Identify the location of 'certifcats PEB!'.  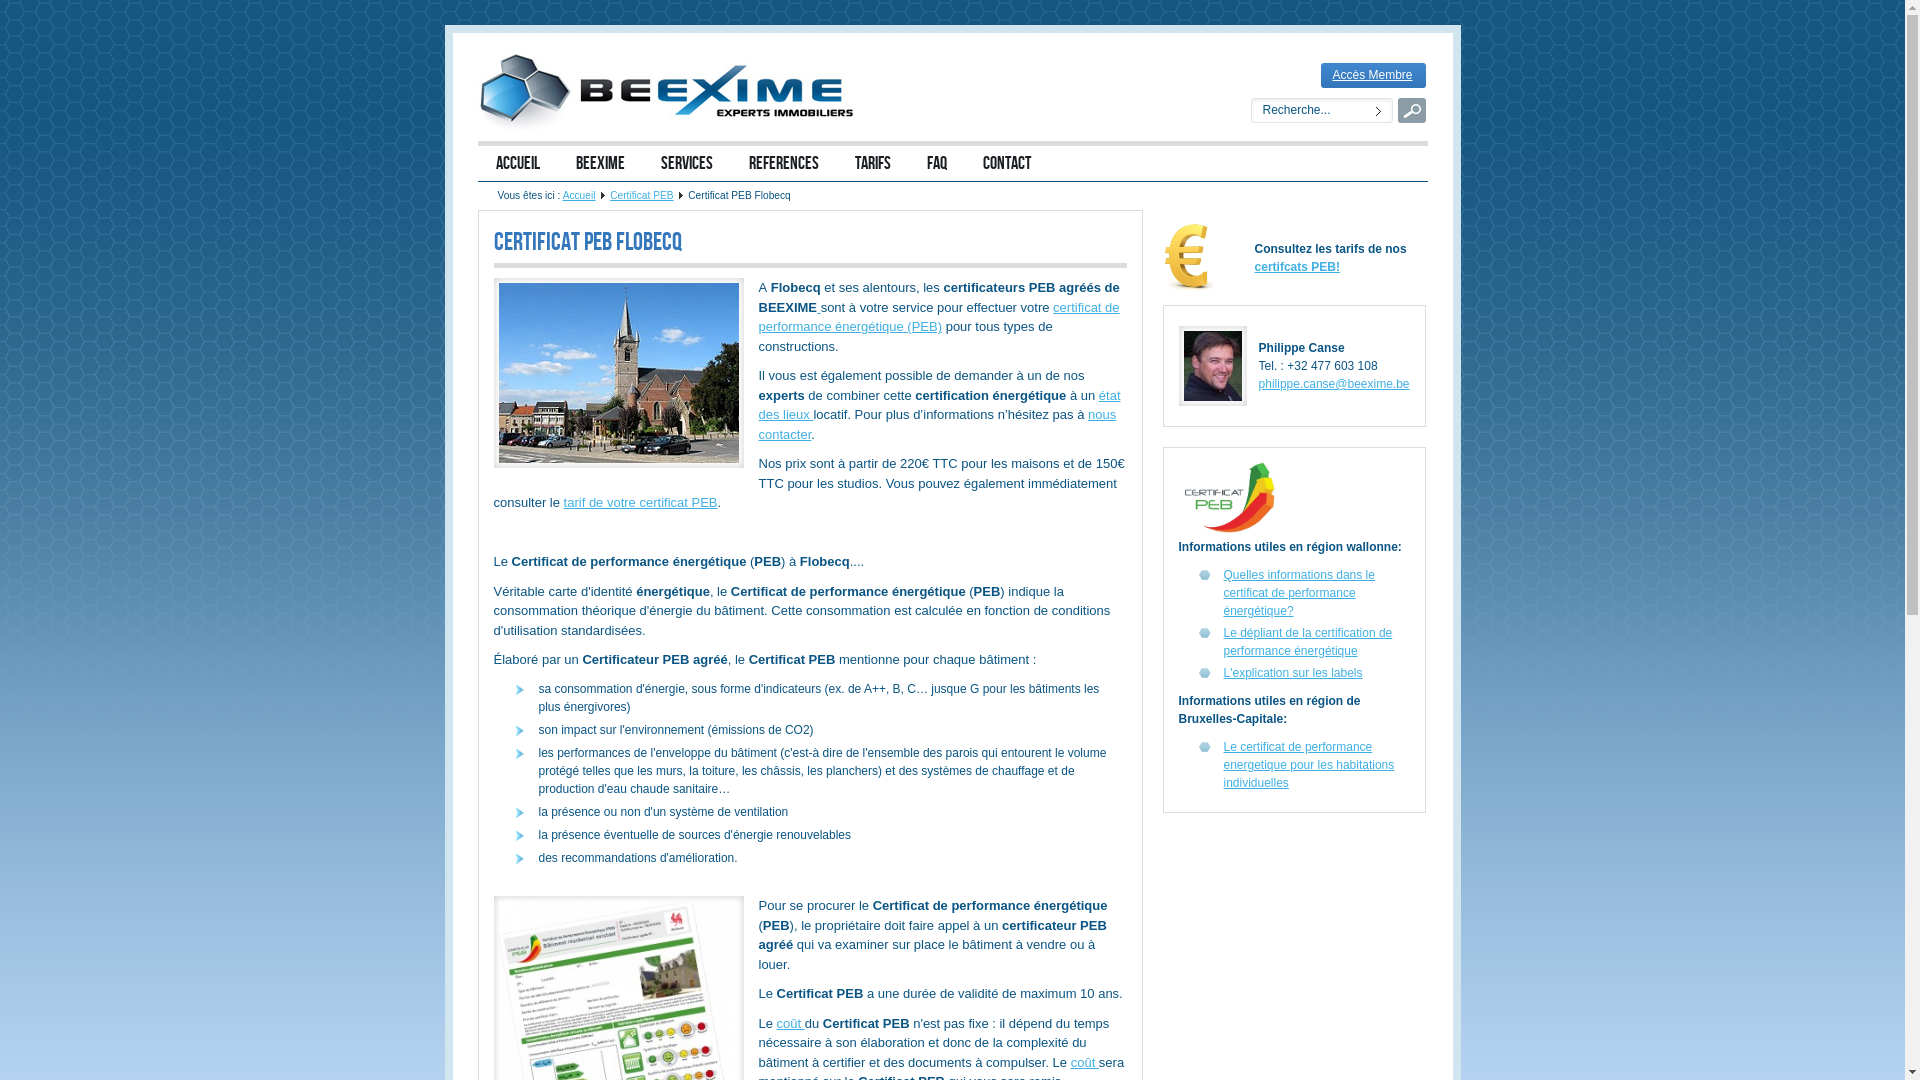
(1297, 265).